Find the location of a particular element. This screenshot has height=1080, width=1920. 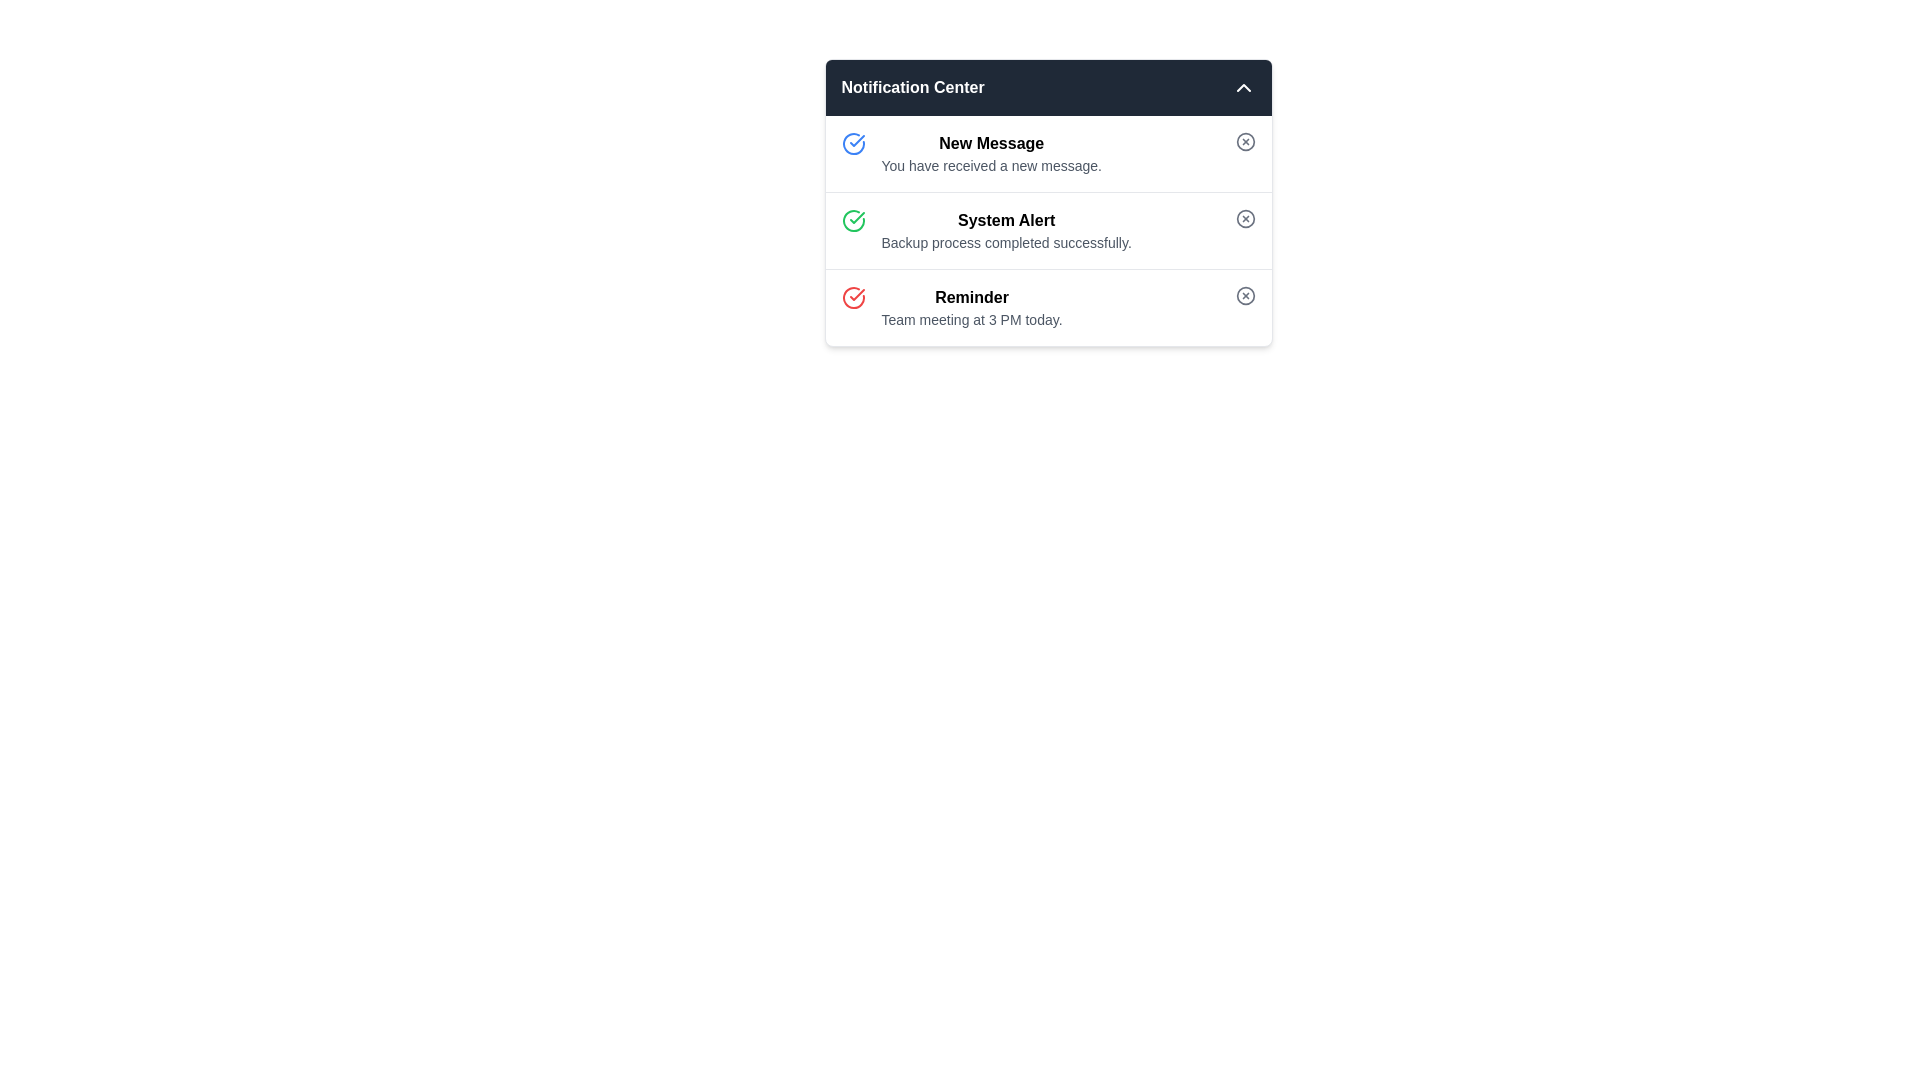

the content of the Text Label in the first notification slot announcing a new message, located in the notification panel above the descriptive text is located at coordinates (991, 142).